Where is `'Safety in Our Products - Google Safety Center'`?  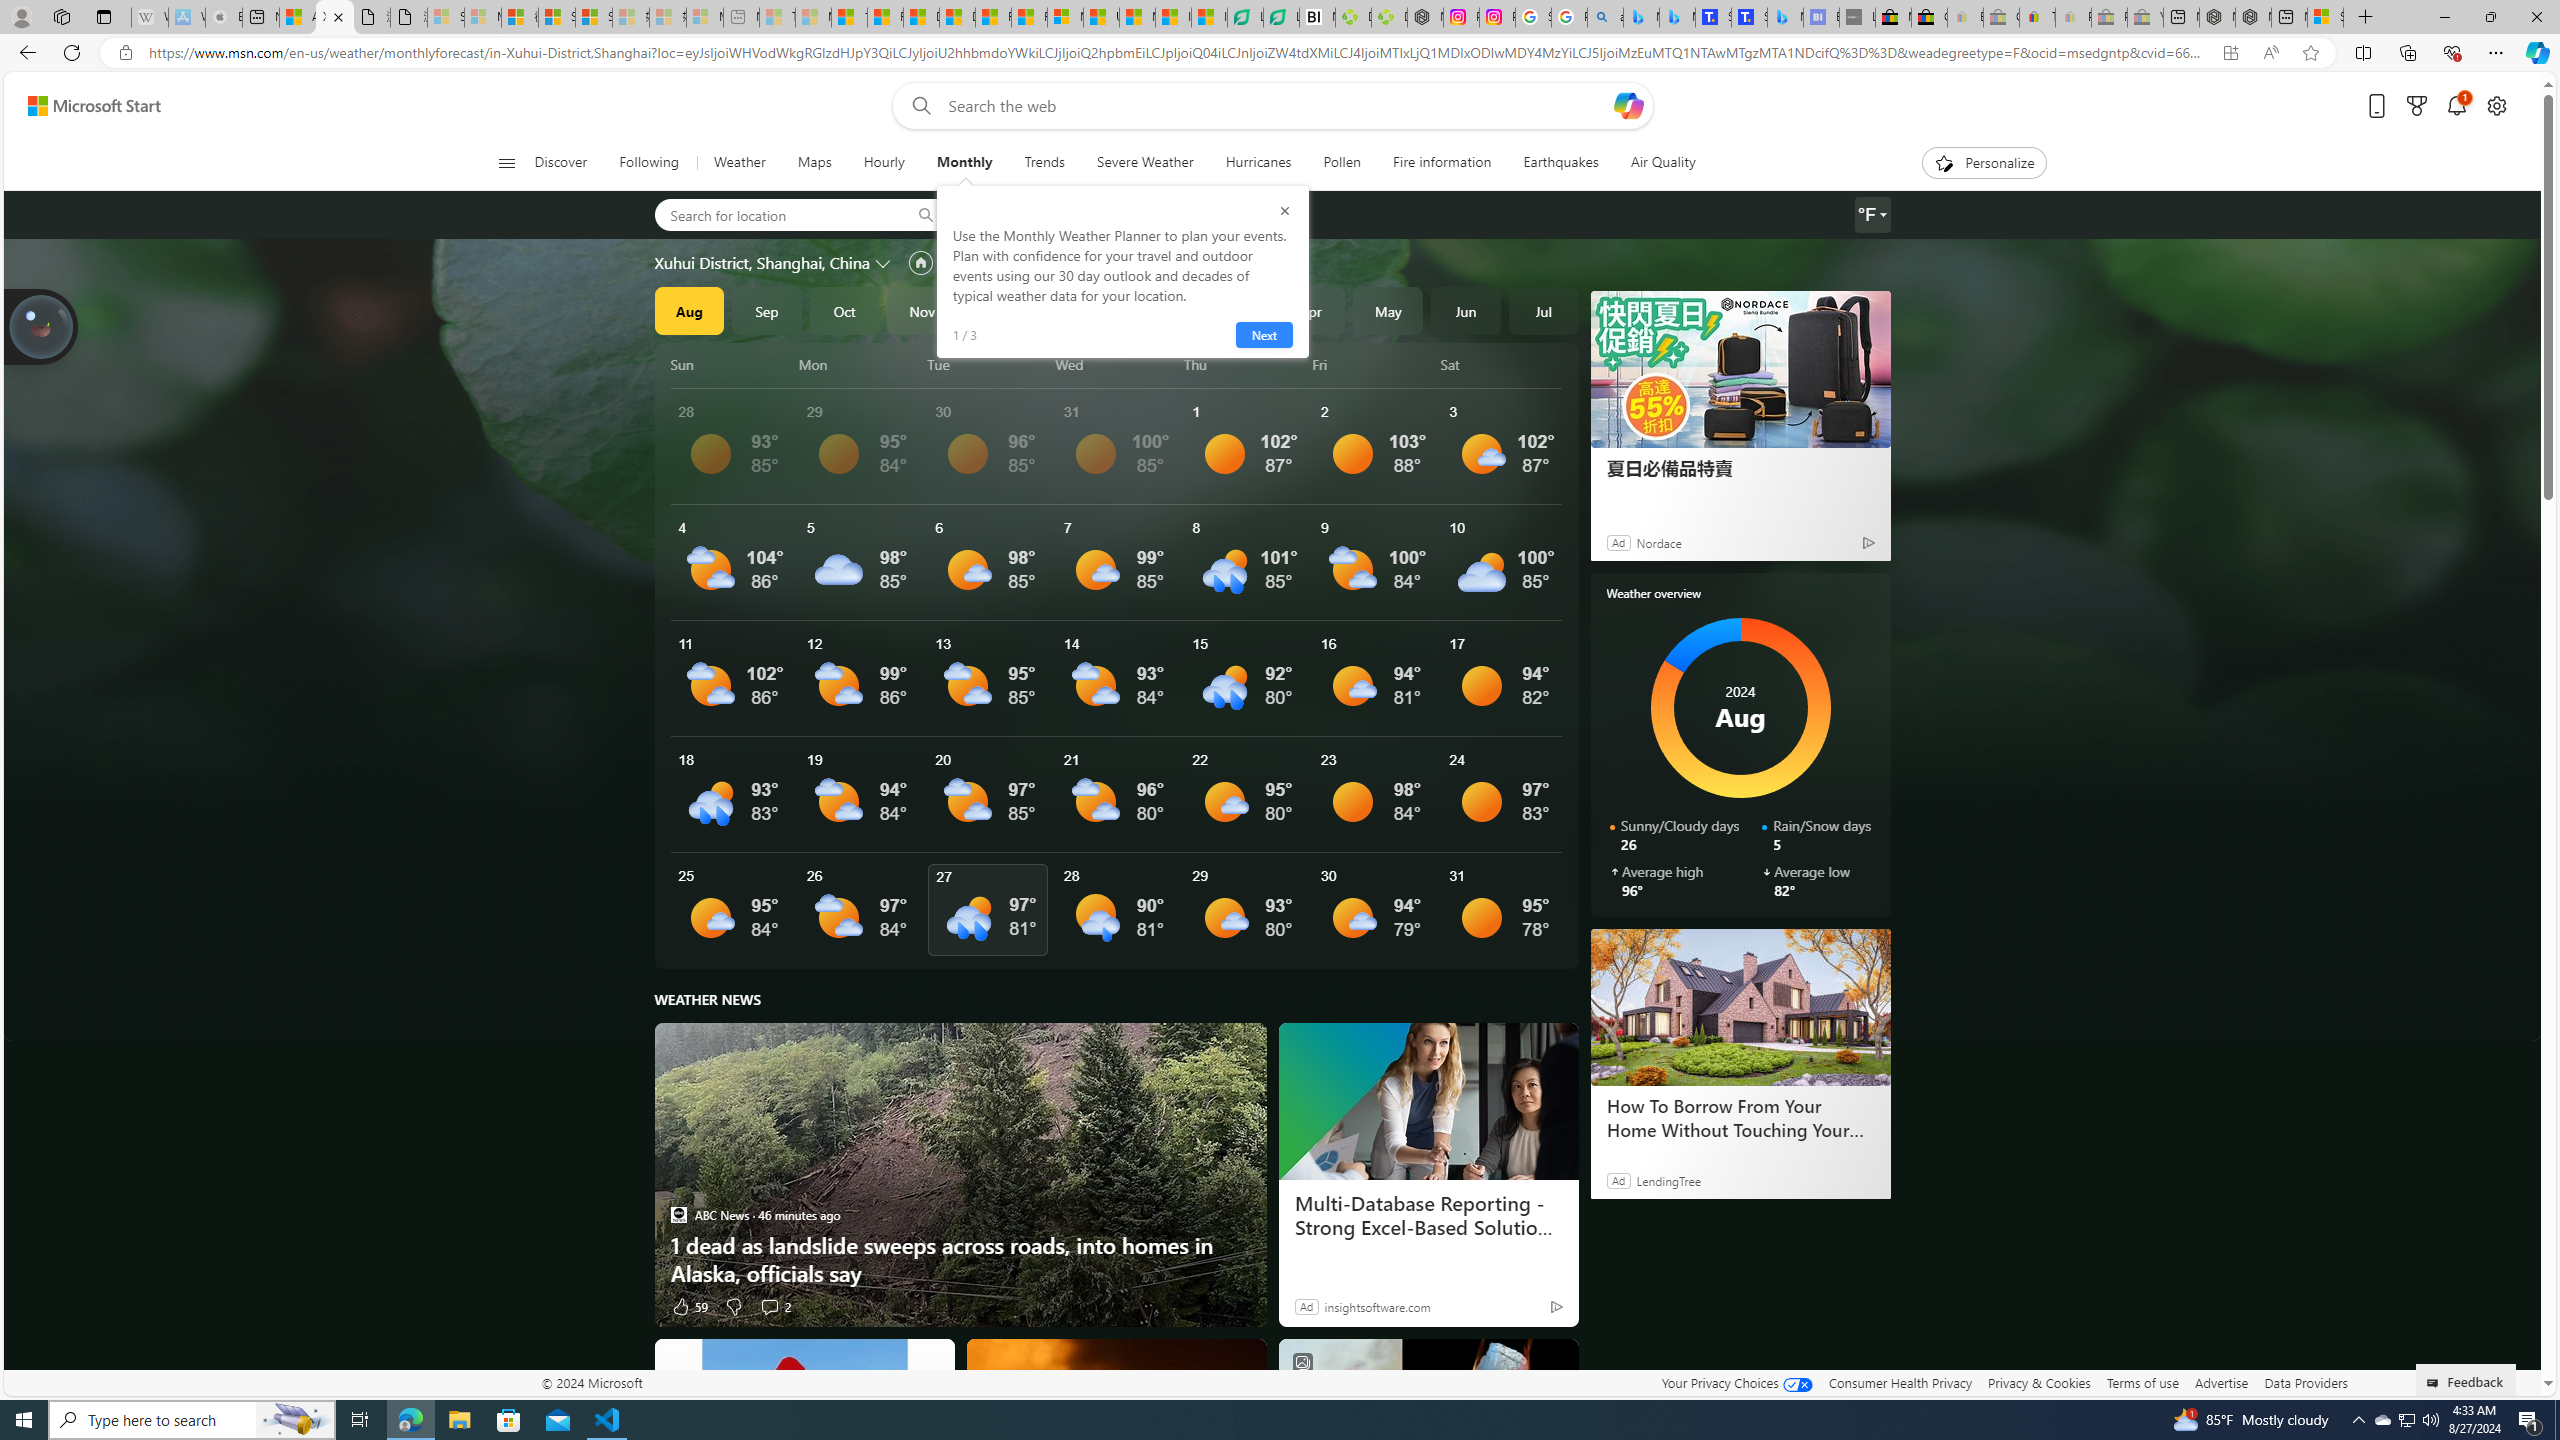
'Safety in Our Products - Google Safety Center' is located at coordinates (1532, 16).